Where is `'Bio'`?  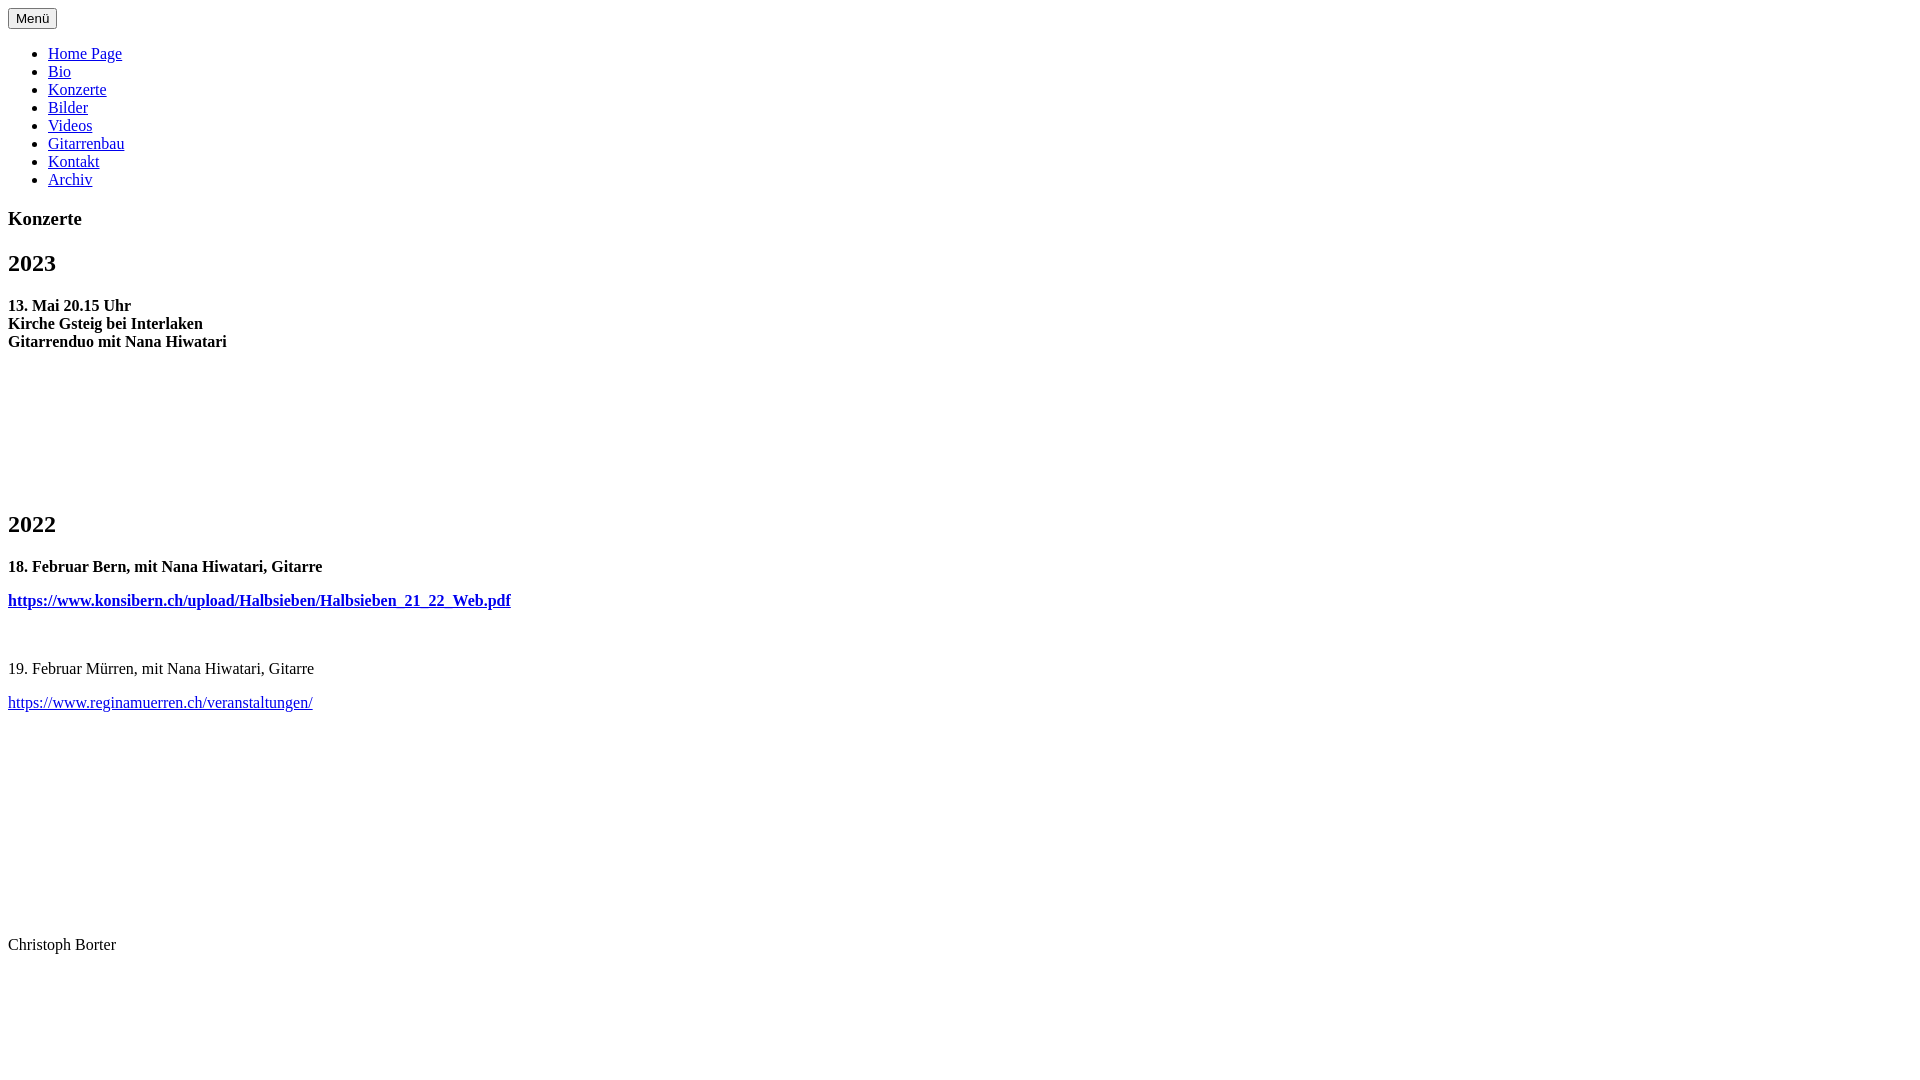 'Bio' is located at coordinates (59, 70).